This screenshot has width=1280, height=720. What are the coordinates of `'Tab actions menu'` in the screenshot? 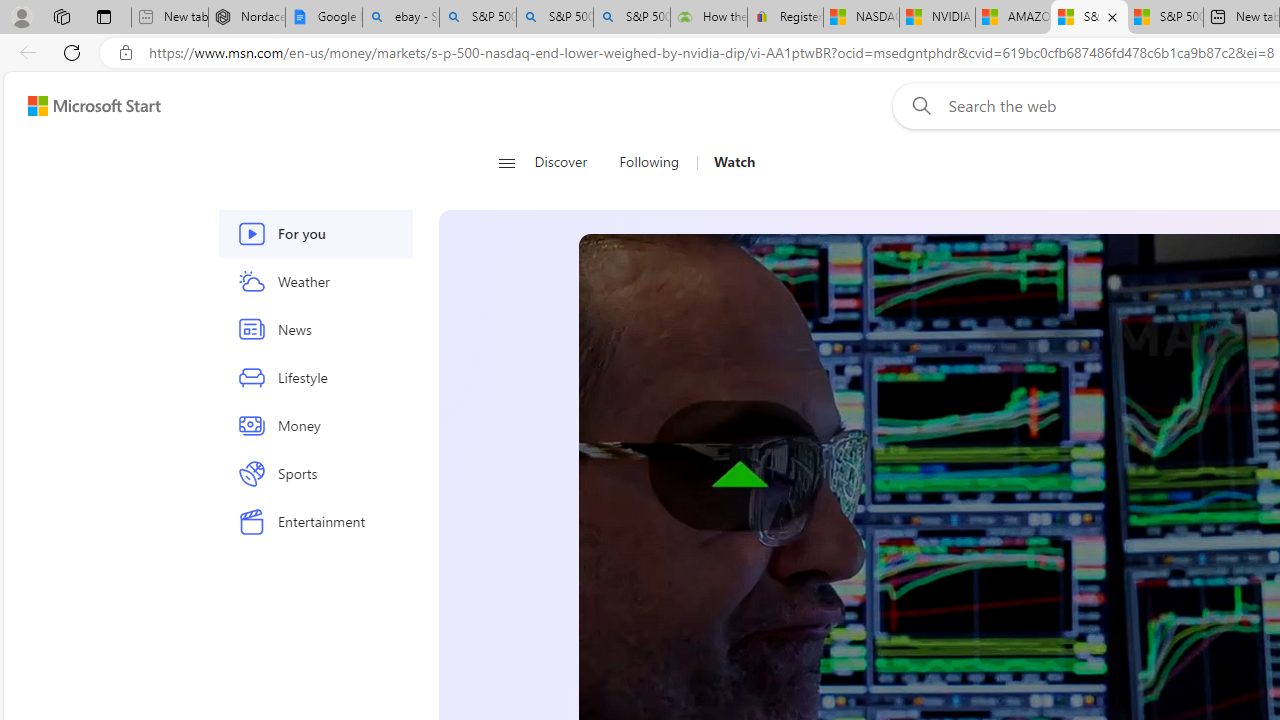 It's located at (103, 16).